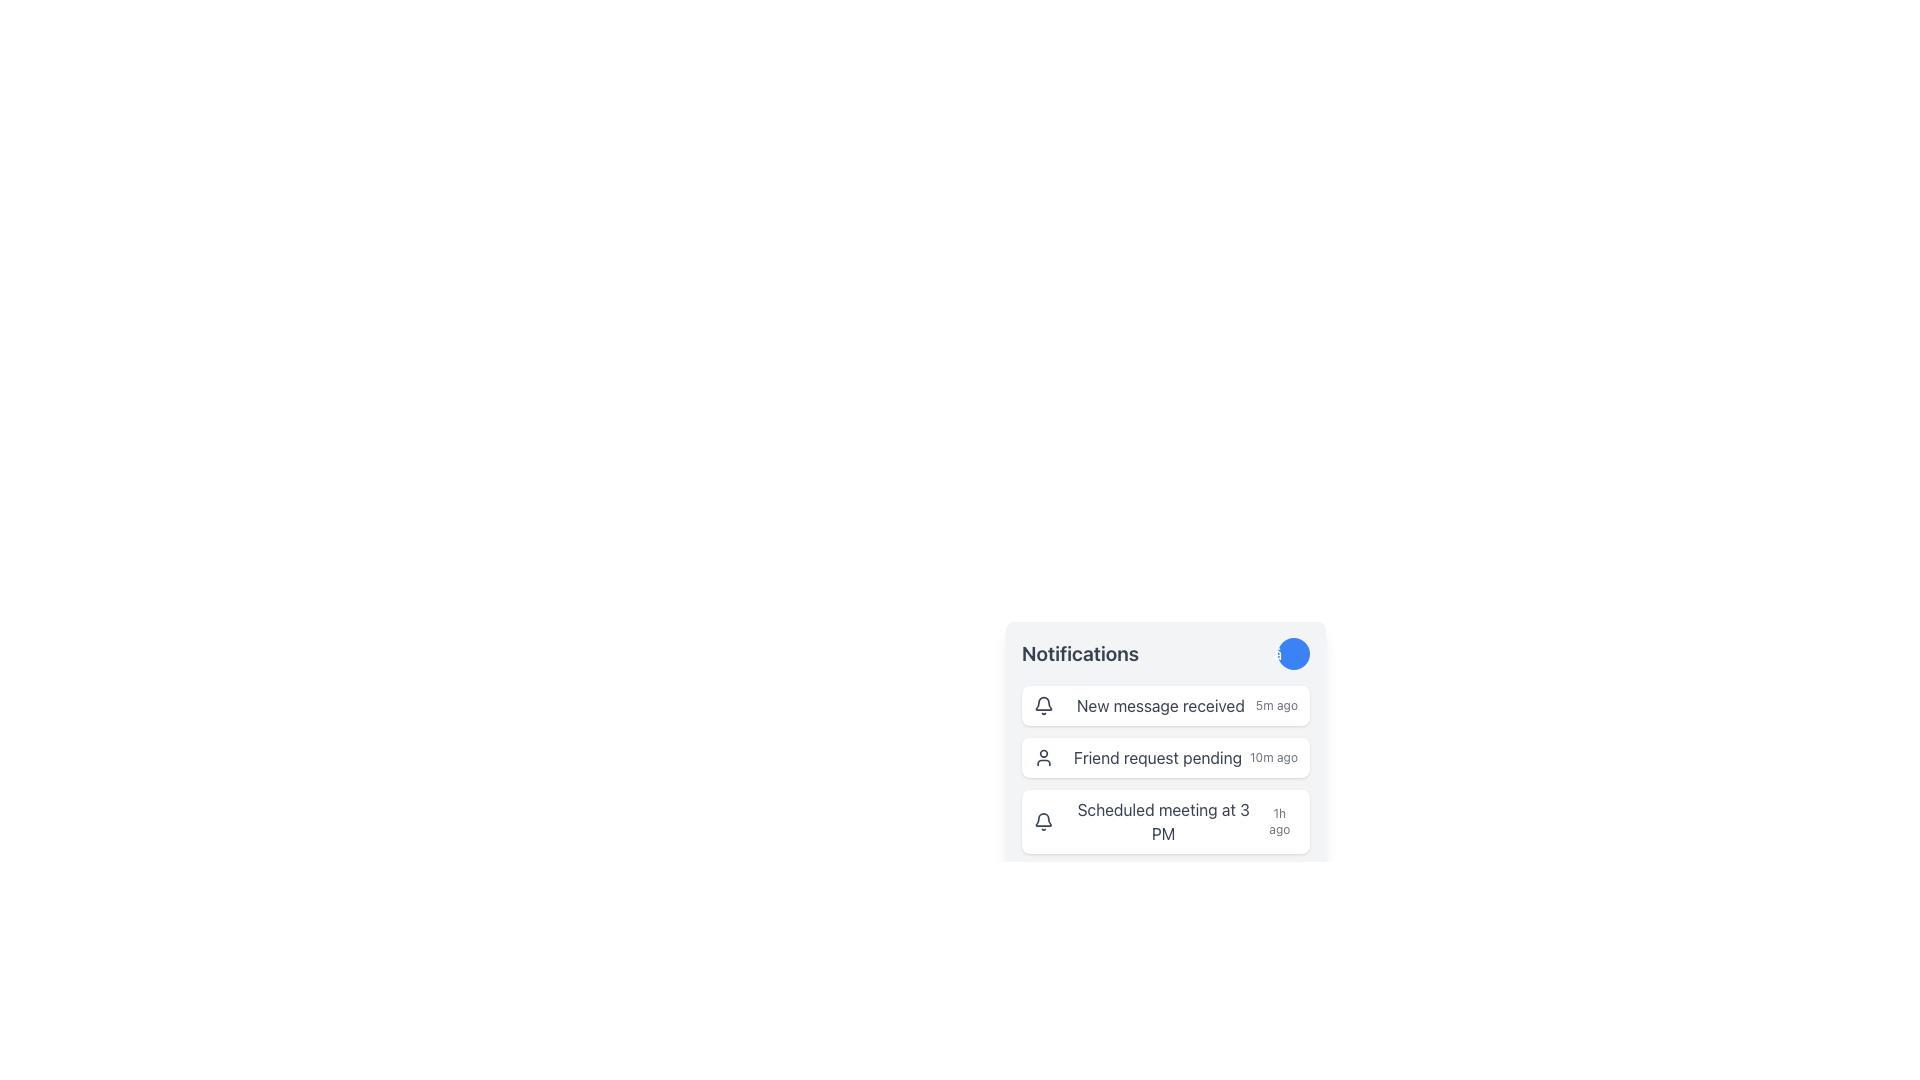 The height and width of the screenshot is (1080, 1920). Describe the element at coordinates (1166, 758) in the screenshot. I see `the second notification item displaying 'Friend request pending'` at that location.